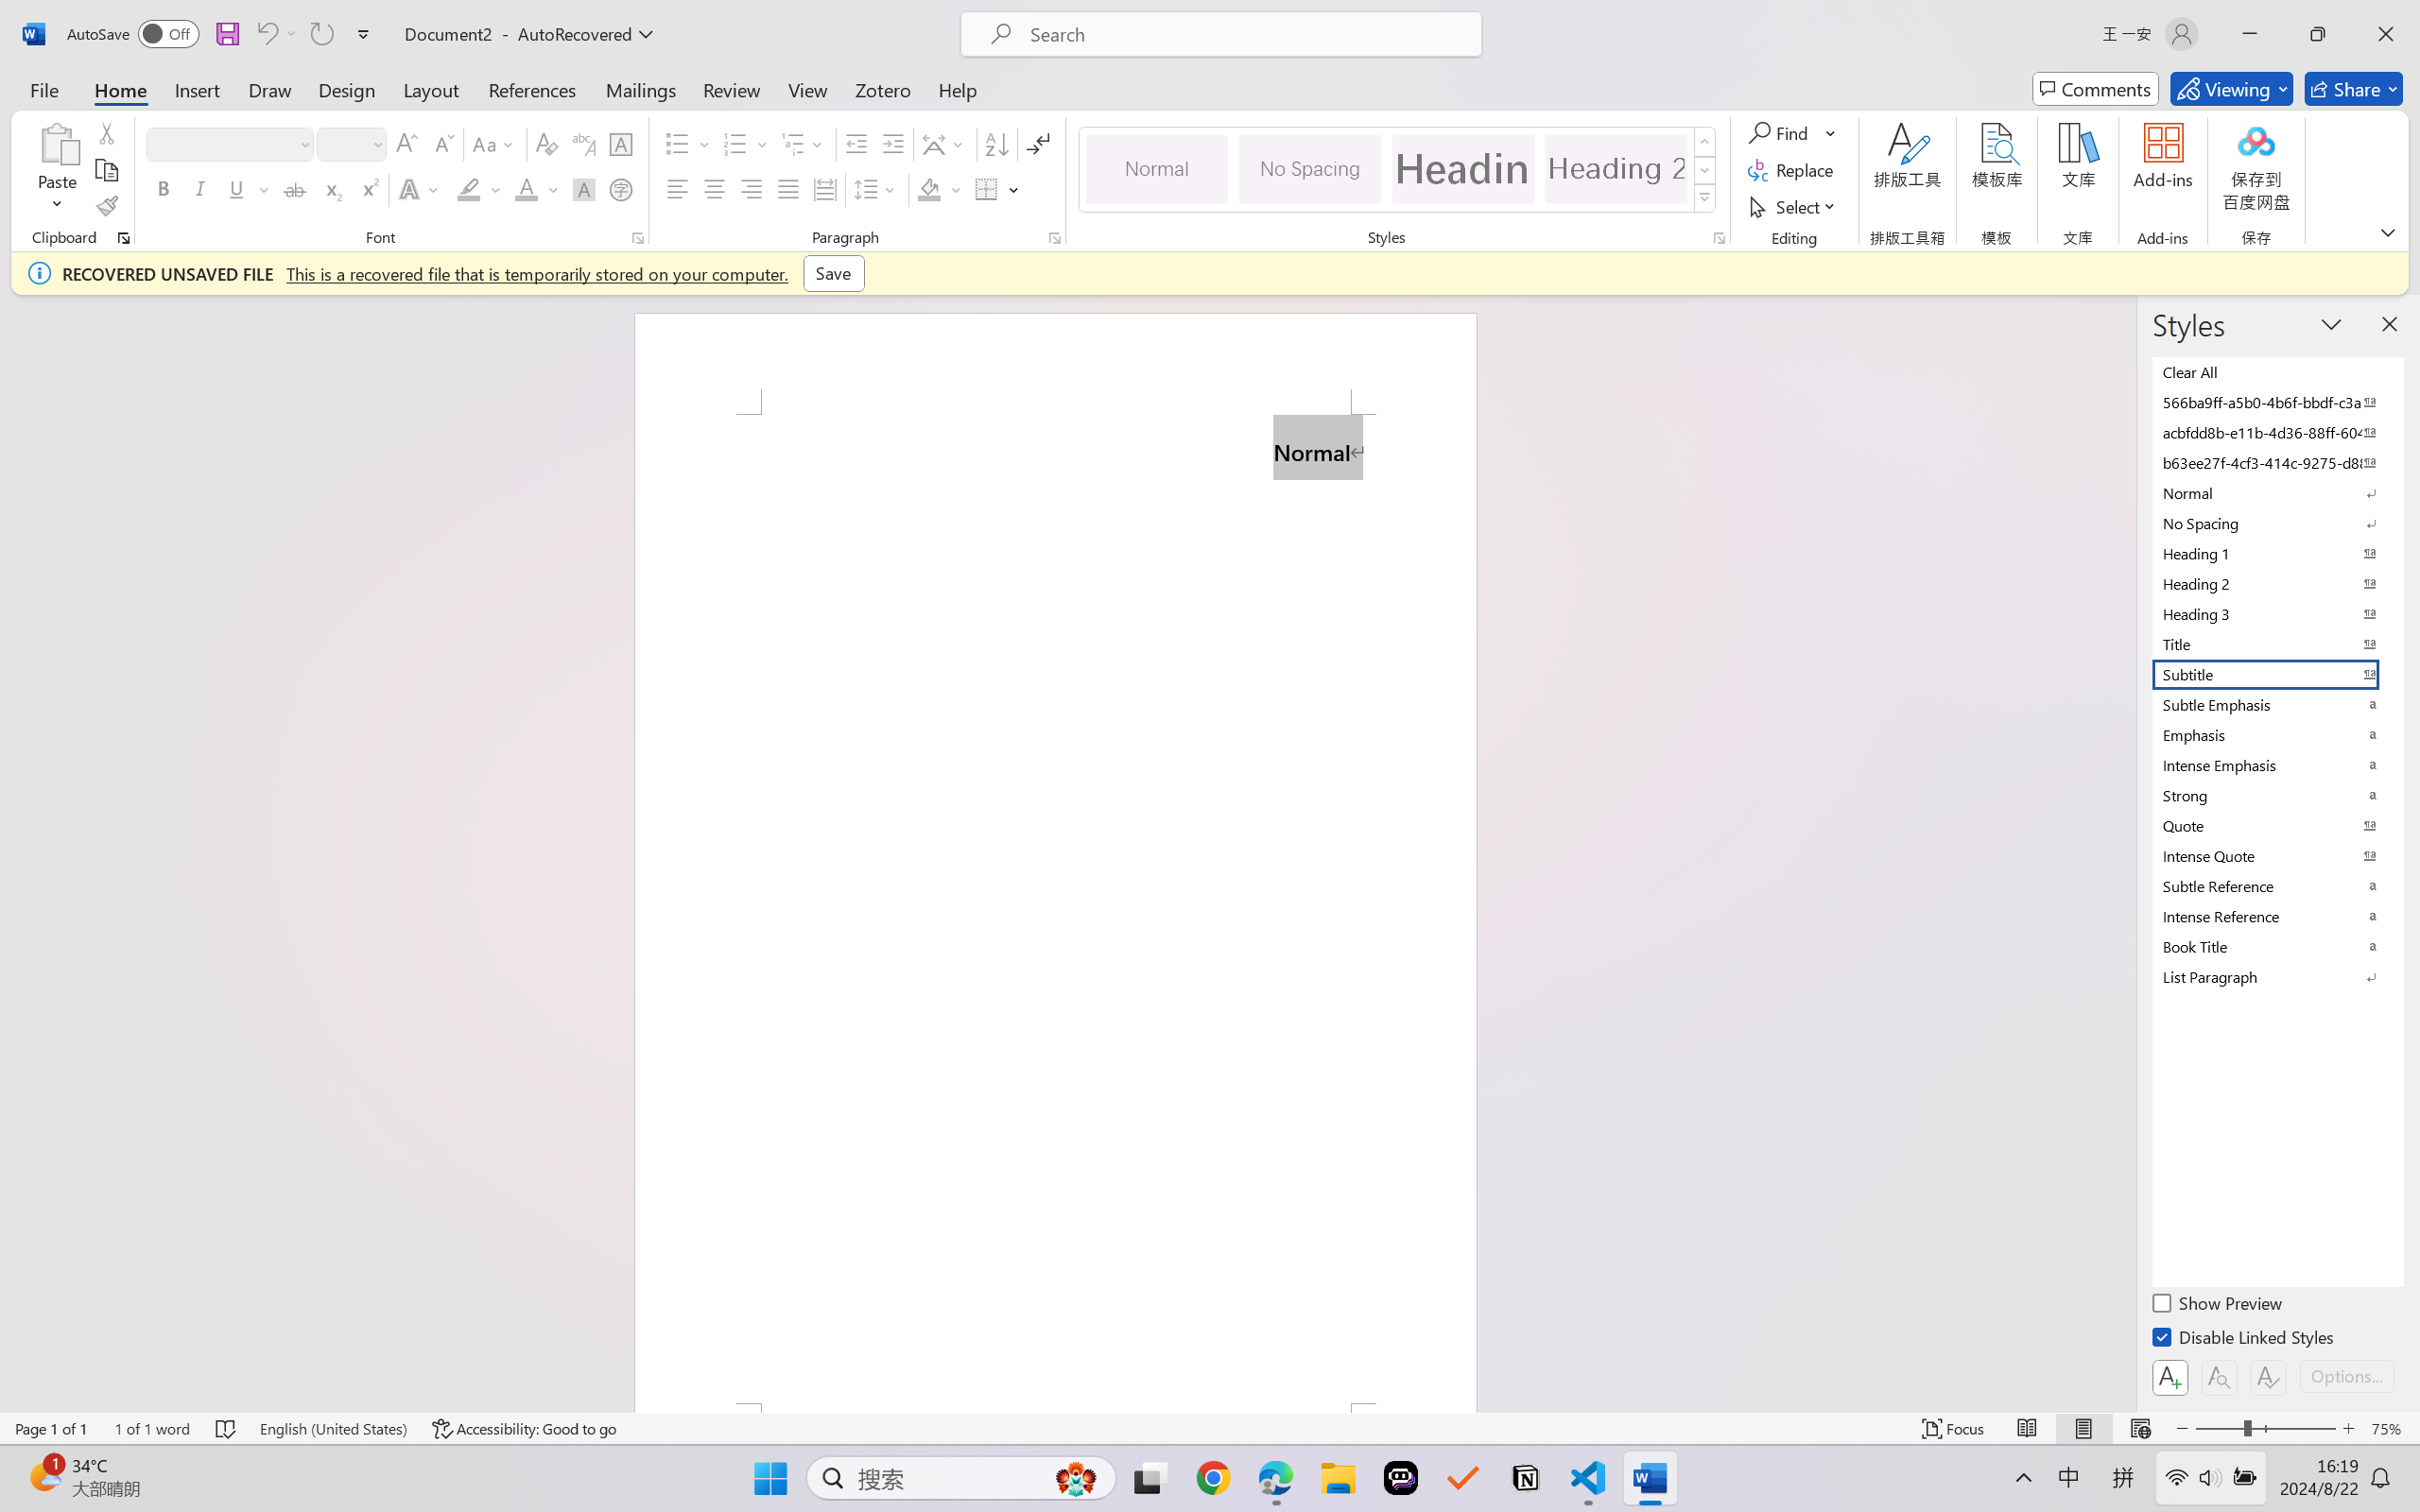 This screenshot has height=1512, width=2420. I want to click on 'Intense Reference', so click(2275, 916).